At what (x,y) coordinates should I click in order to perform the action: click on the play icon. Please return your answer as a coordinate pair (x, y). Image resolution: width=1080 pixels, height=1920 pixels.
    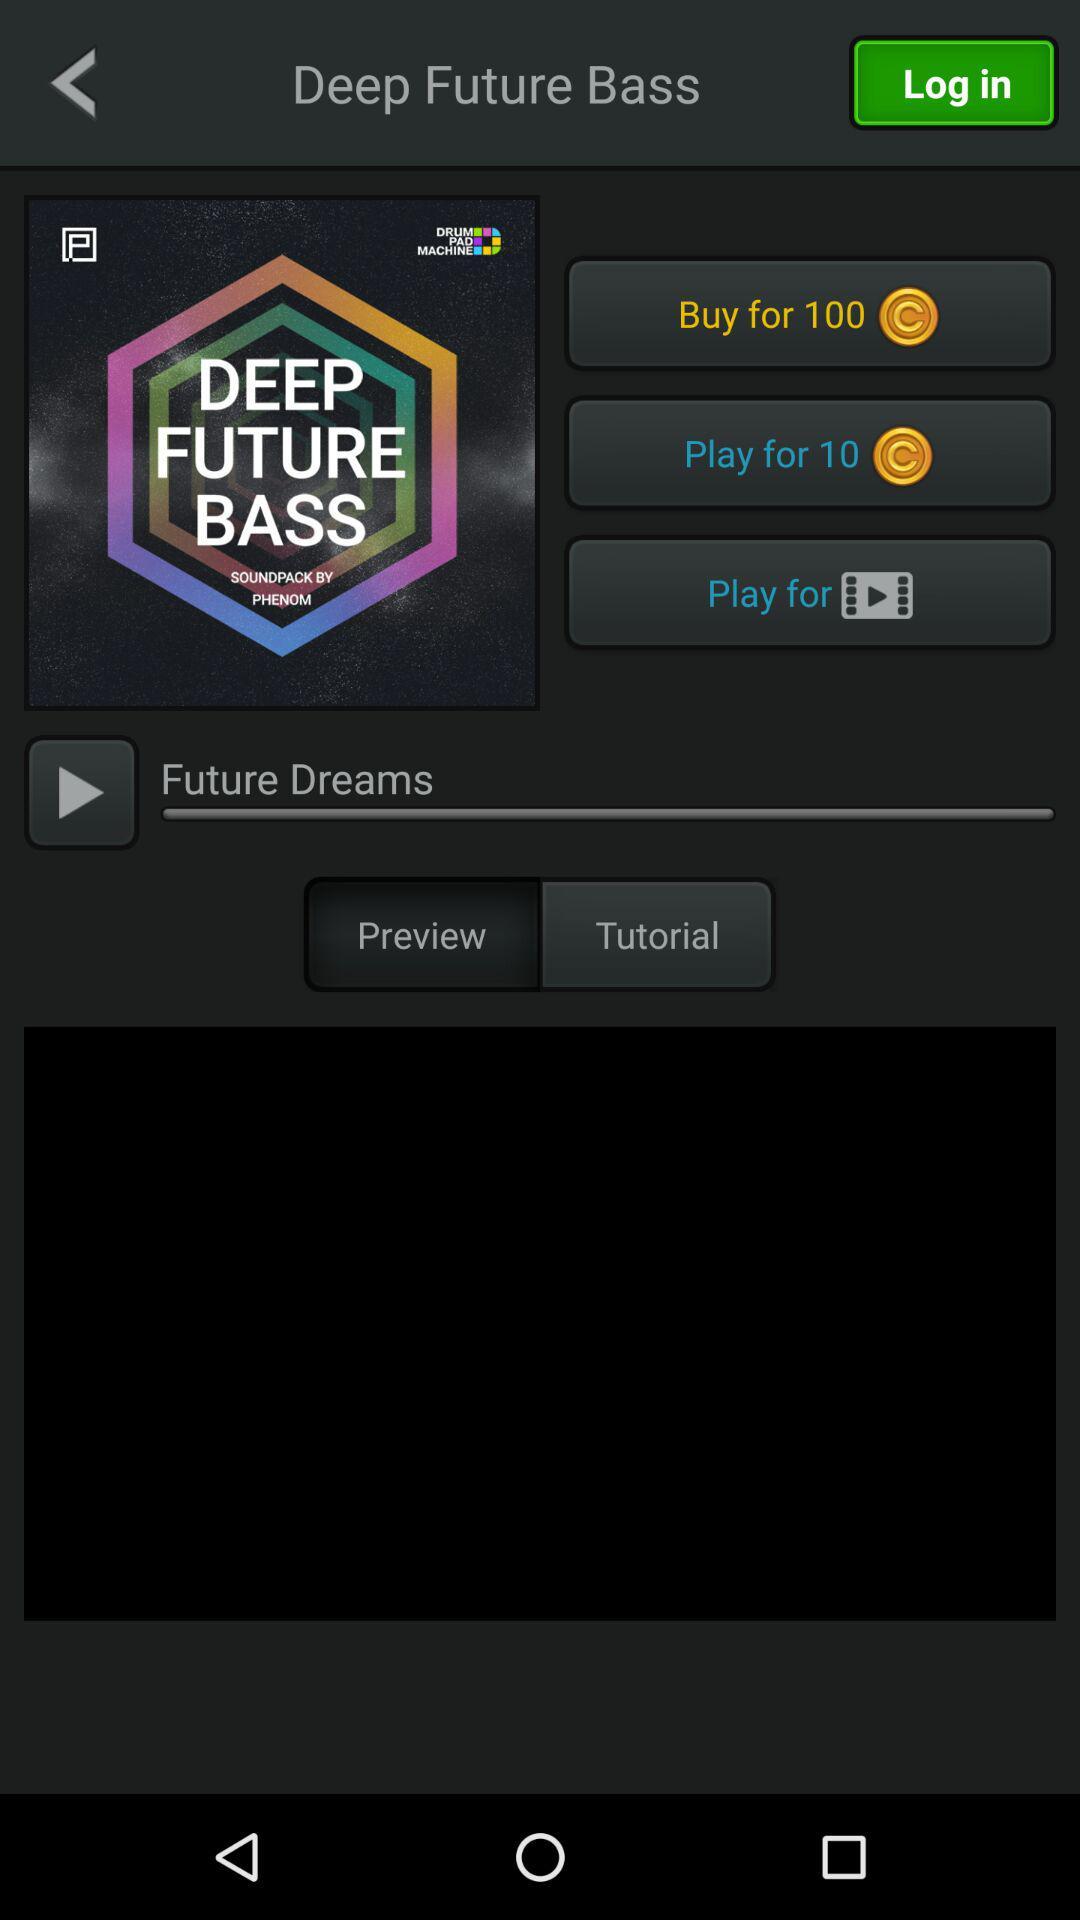
    Looking at the image, I should click on (80, 791).